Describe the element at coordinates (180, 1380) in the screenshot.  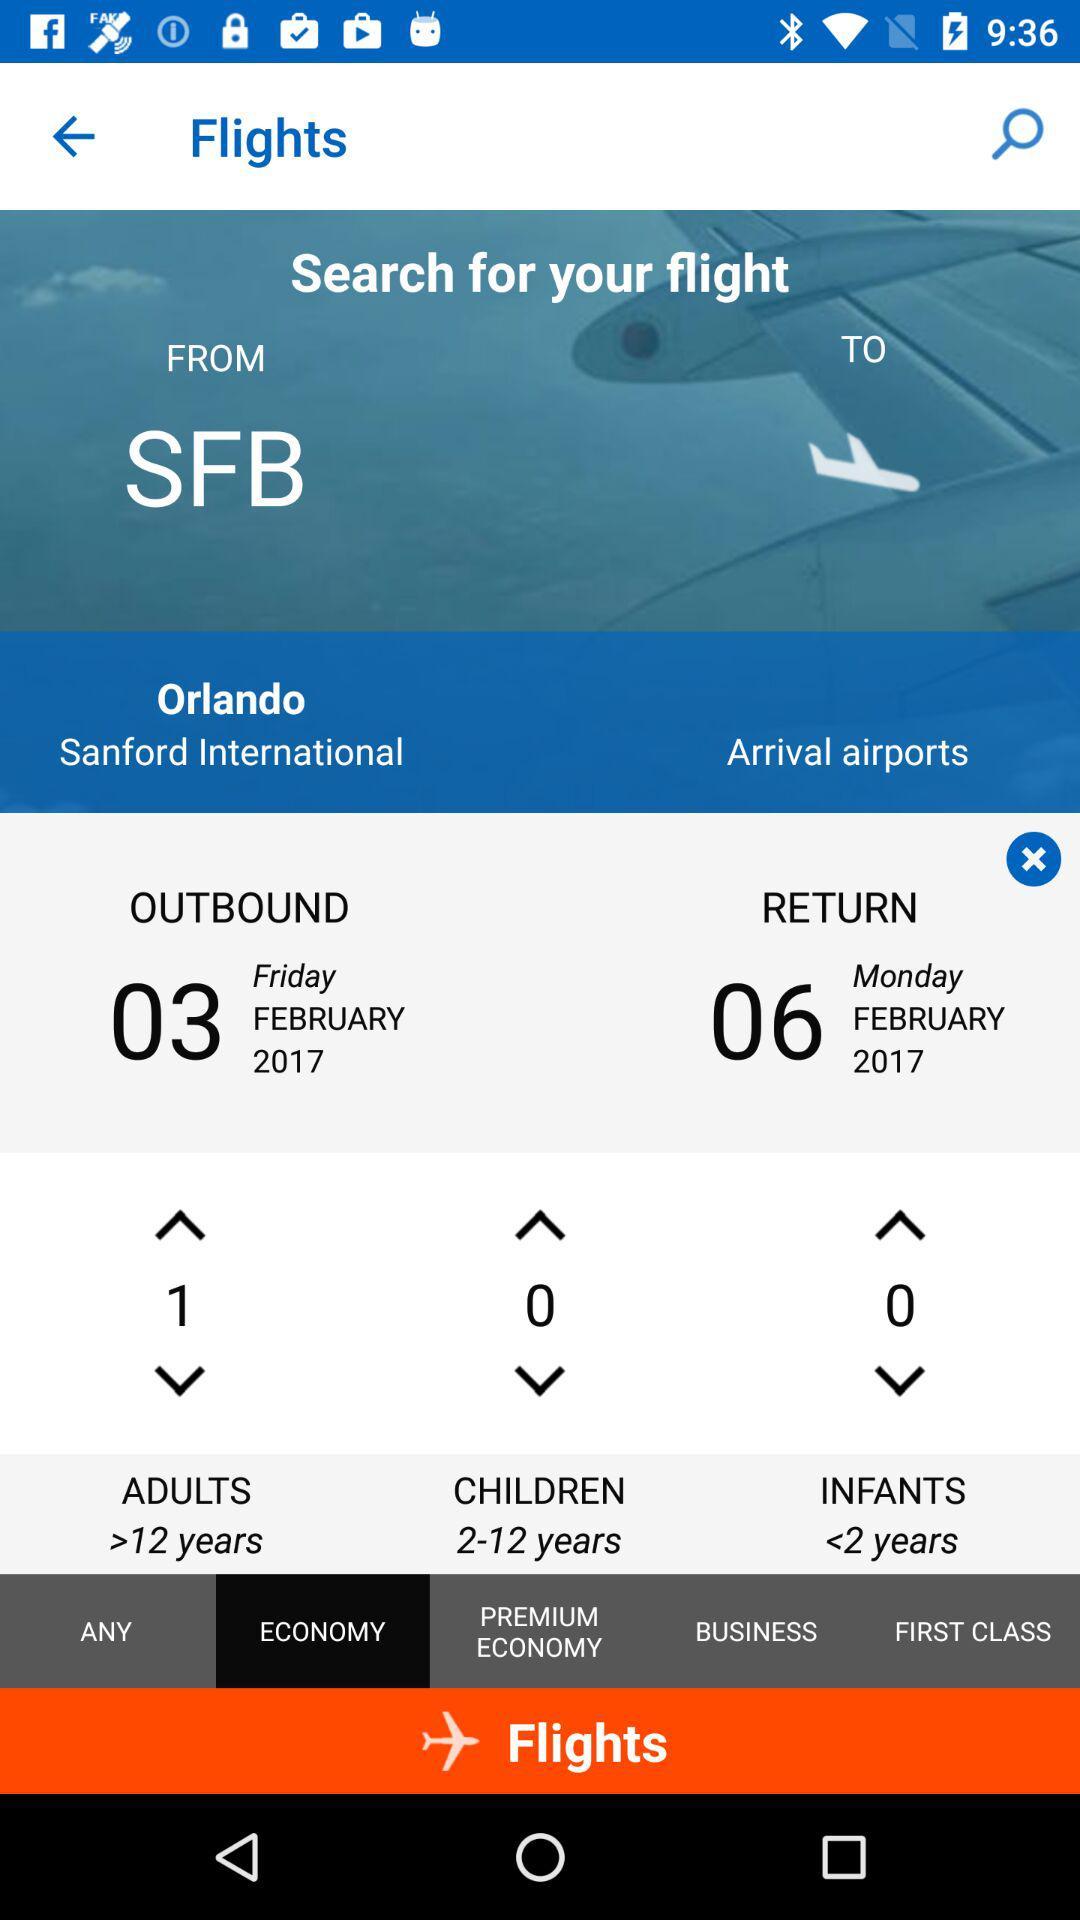
I see `decrease value` at that location.